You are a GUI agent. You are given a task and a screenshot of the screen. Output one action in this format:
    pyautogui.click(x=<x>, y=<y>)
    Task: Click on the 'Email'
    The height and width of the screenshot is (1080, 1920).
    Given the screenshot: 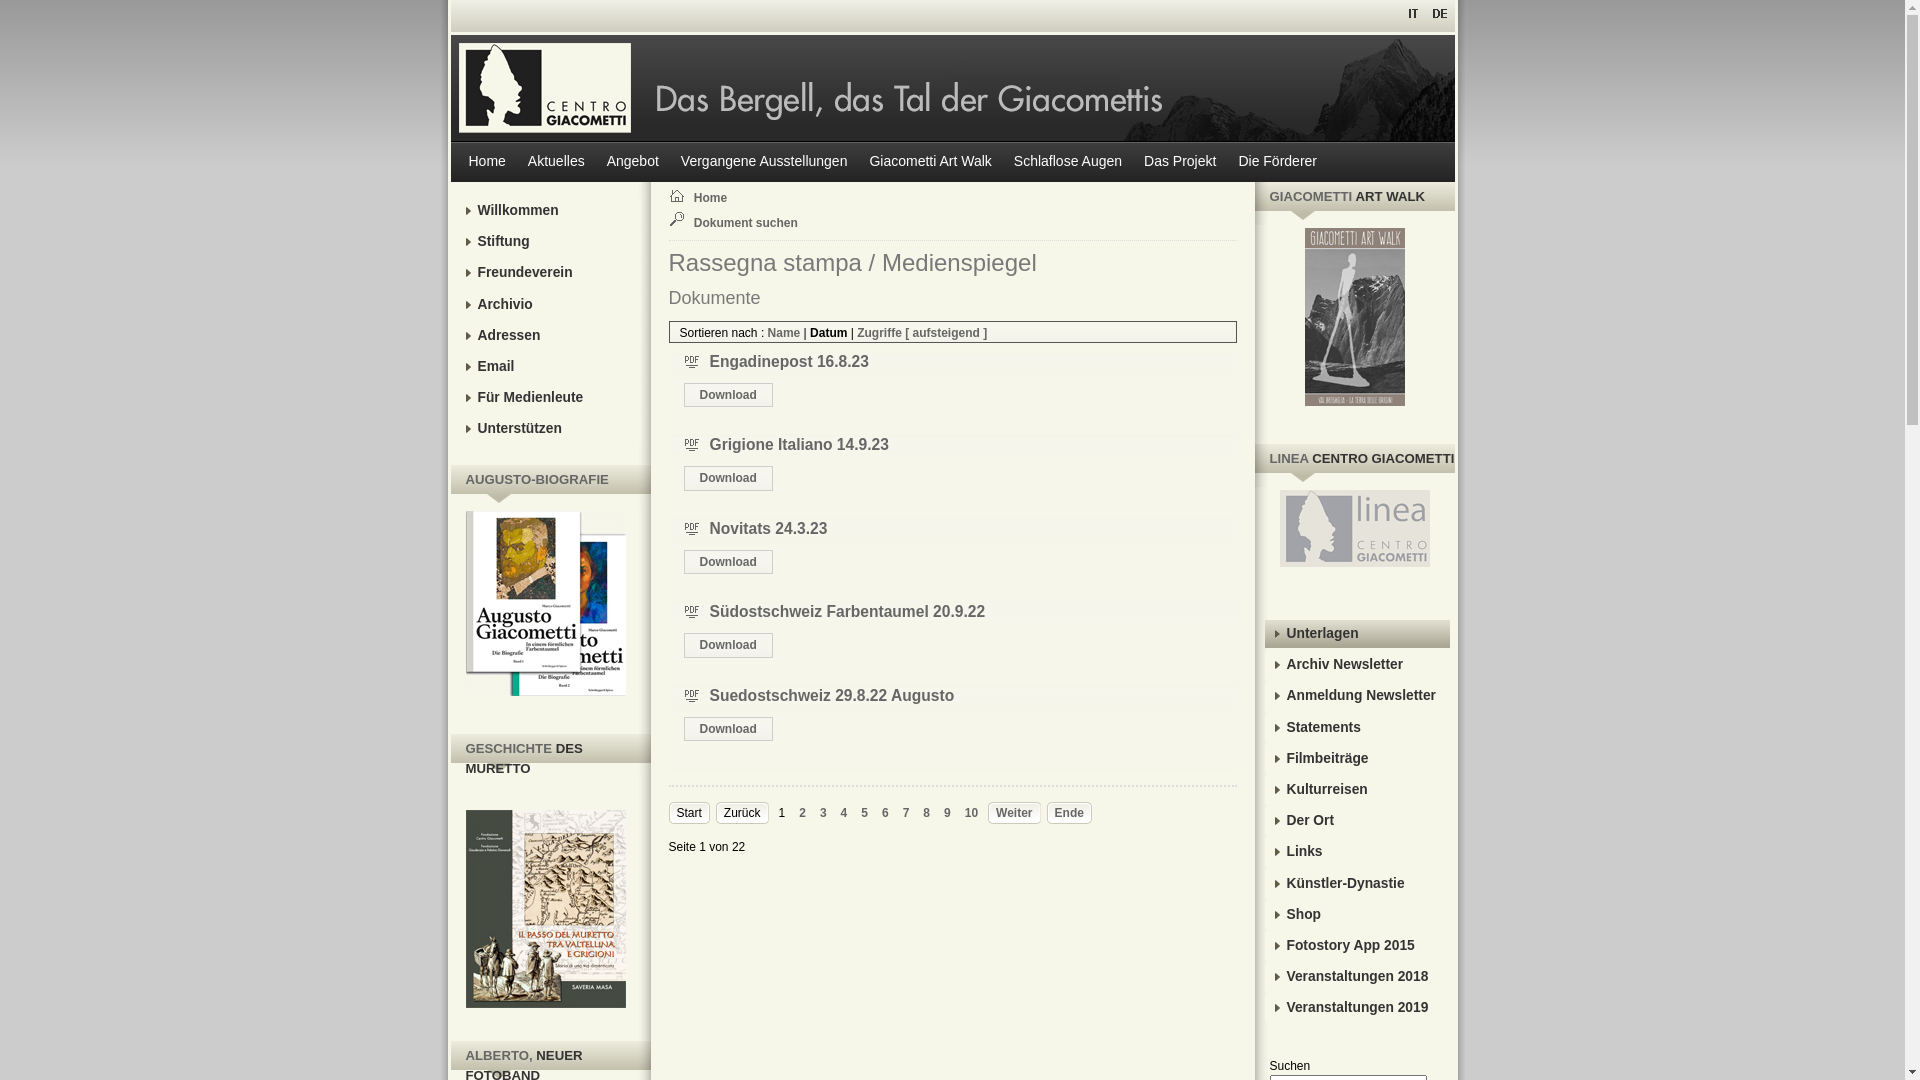 What is the action you would take?
    pyautogui.click(x=548, y=366)
    